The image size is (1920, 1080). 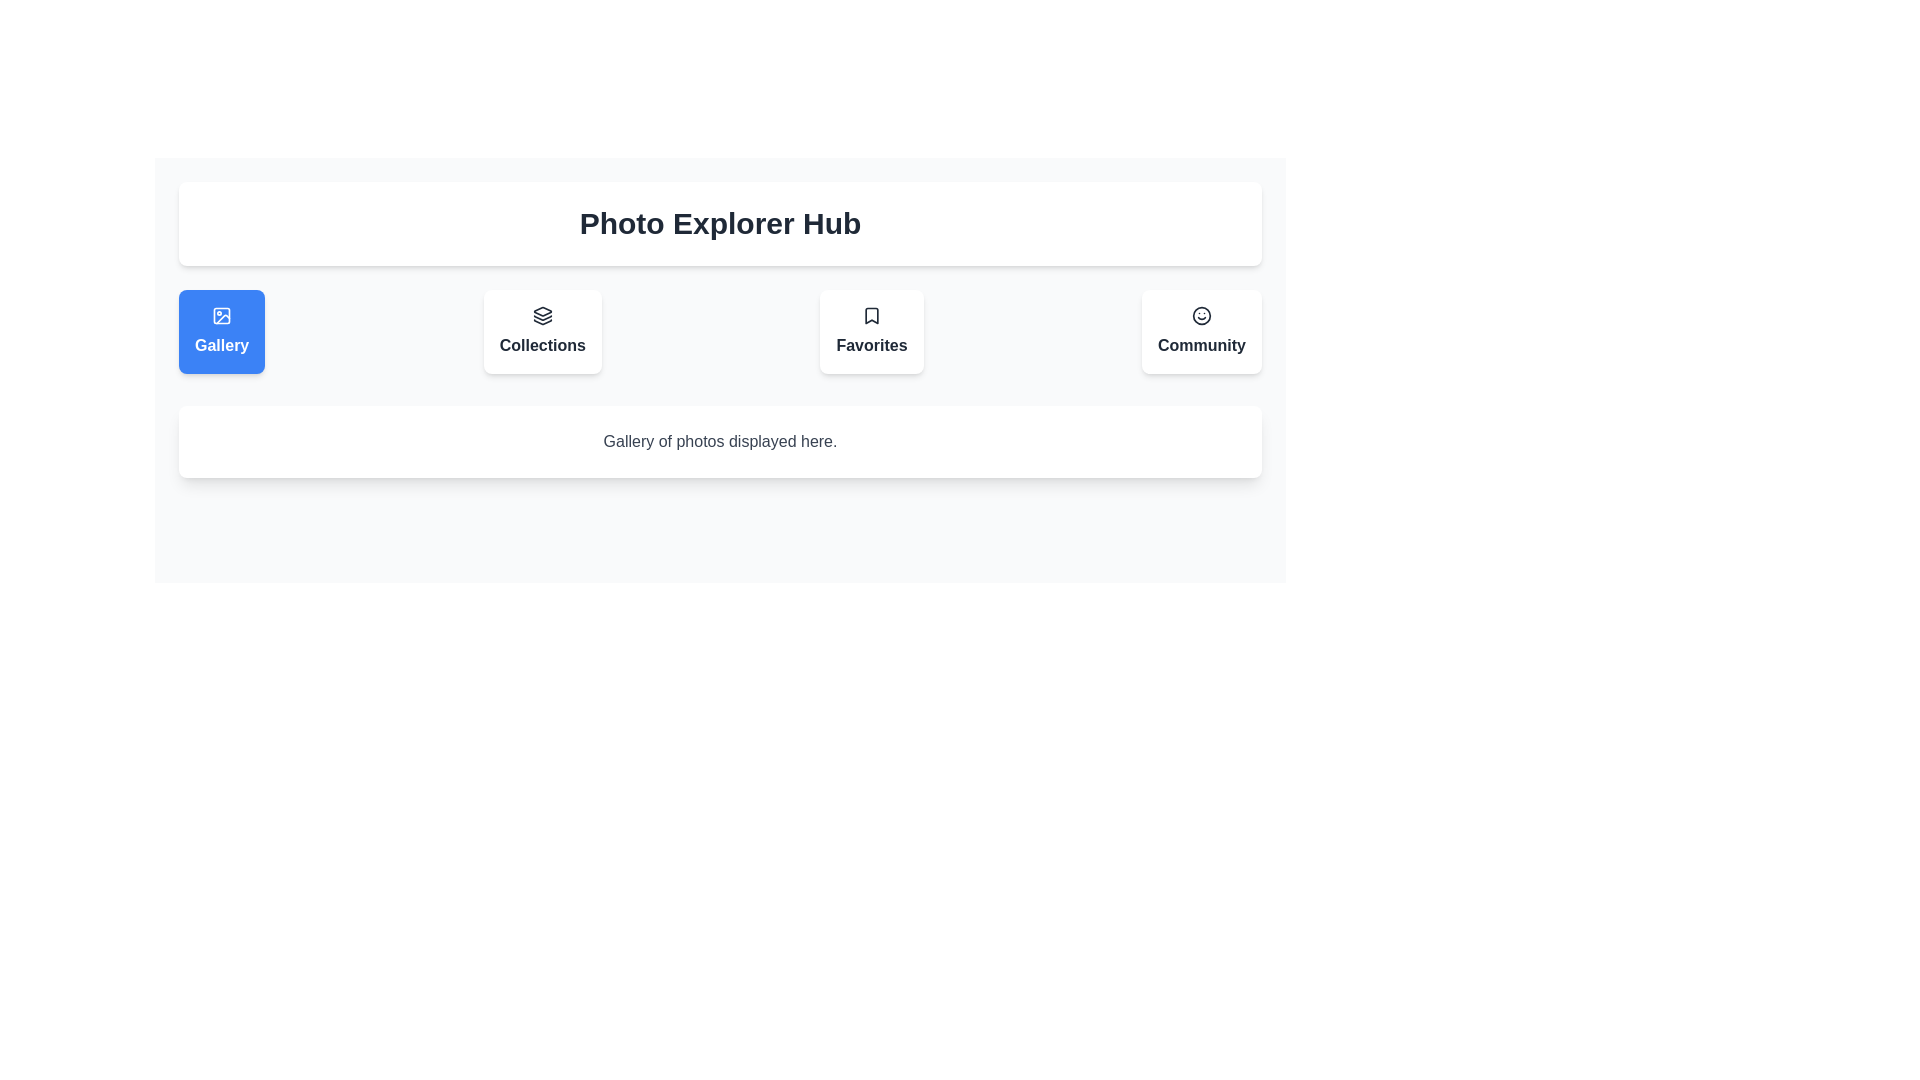 I want to click on the SVG icon shaped like a bookmark, which is located within the 'Favorites' button on the navigation bar, so click(x=872, y=315).